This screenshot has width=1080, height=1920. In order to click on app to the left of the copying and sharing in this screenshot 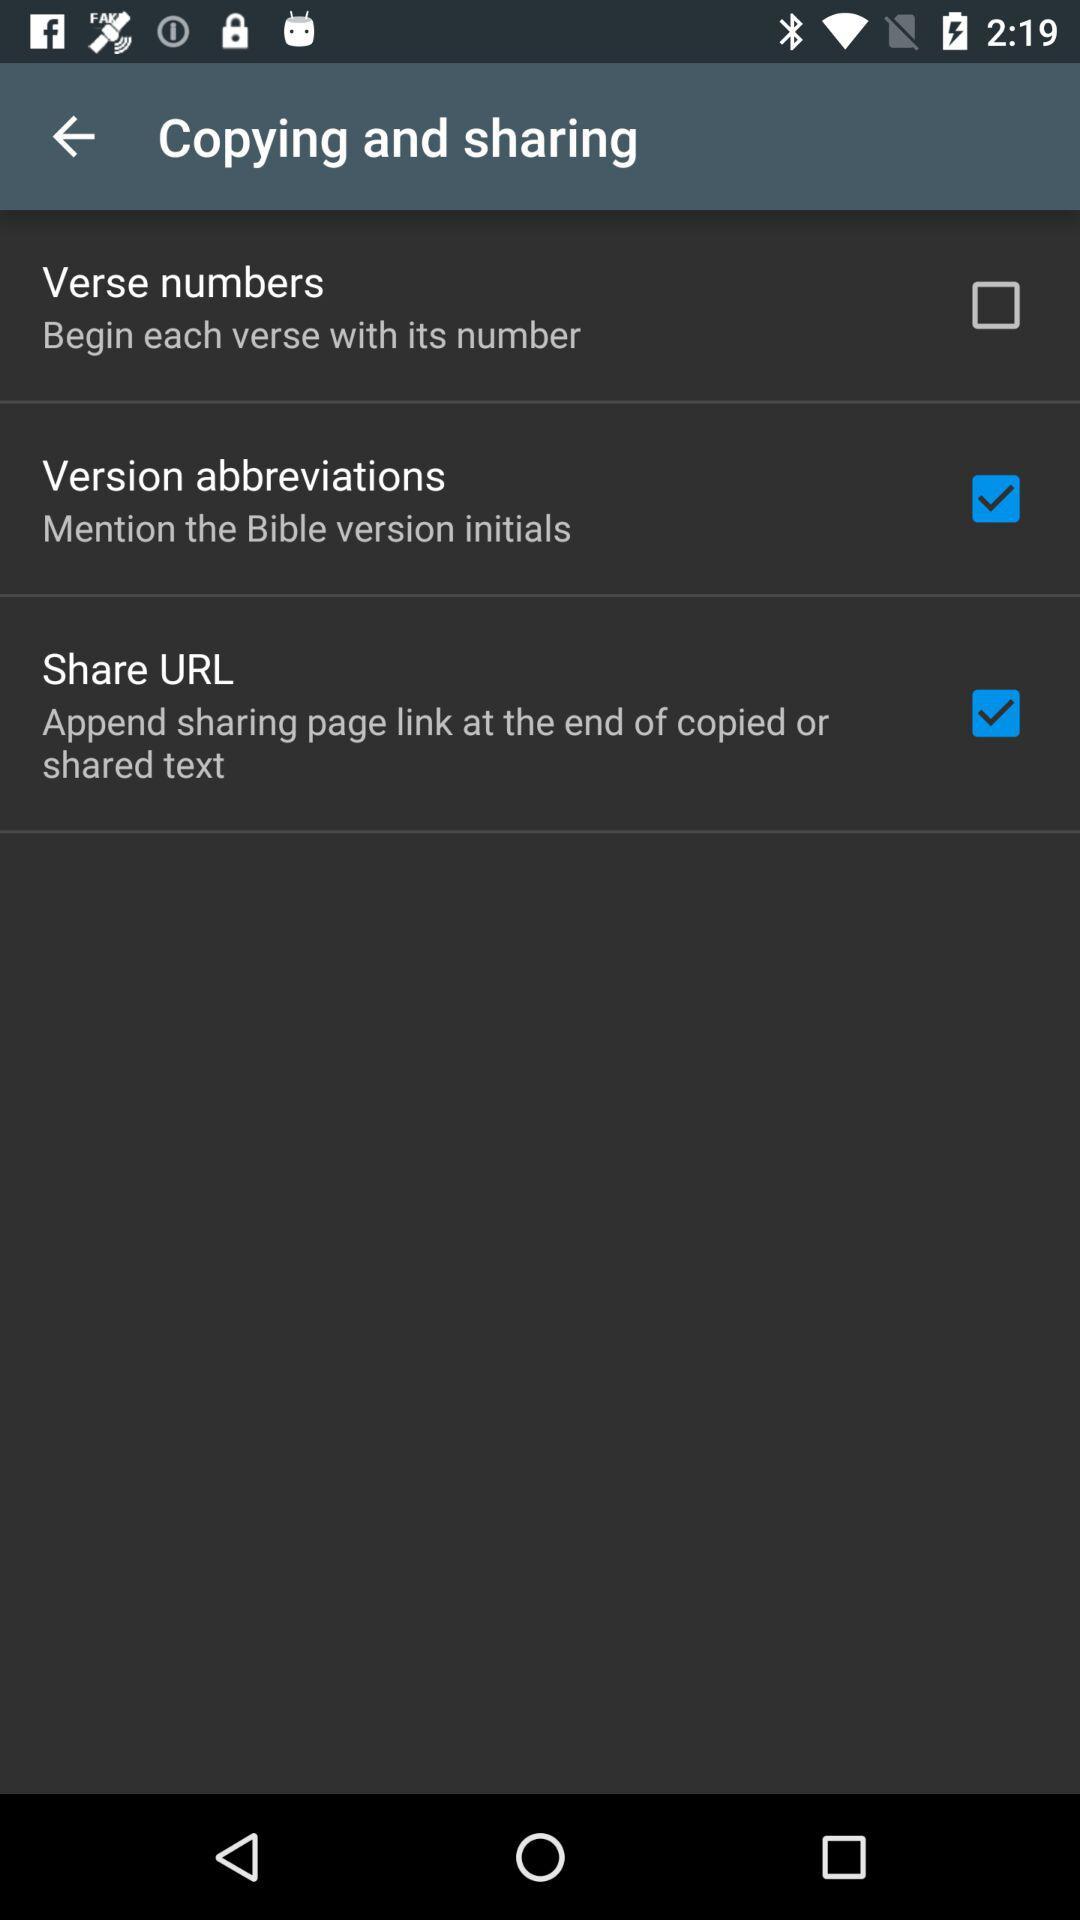, I will do `click(72, 135)`.